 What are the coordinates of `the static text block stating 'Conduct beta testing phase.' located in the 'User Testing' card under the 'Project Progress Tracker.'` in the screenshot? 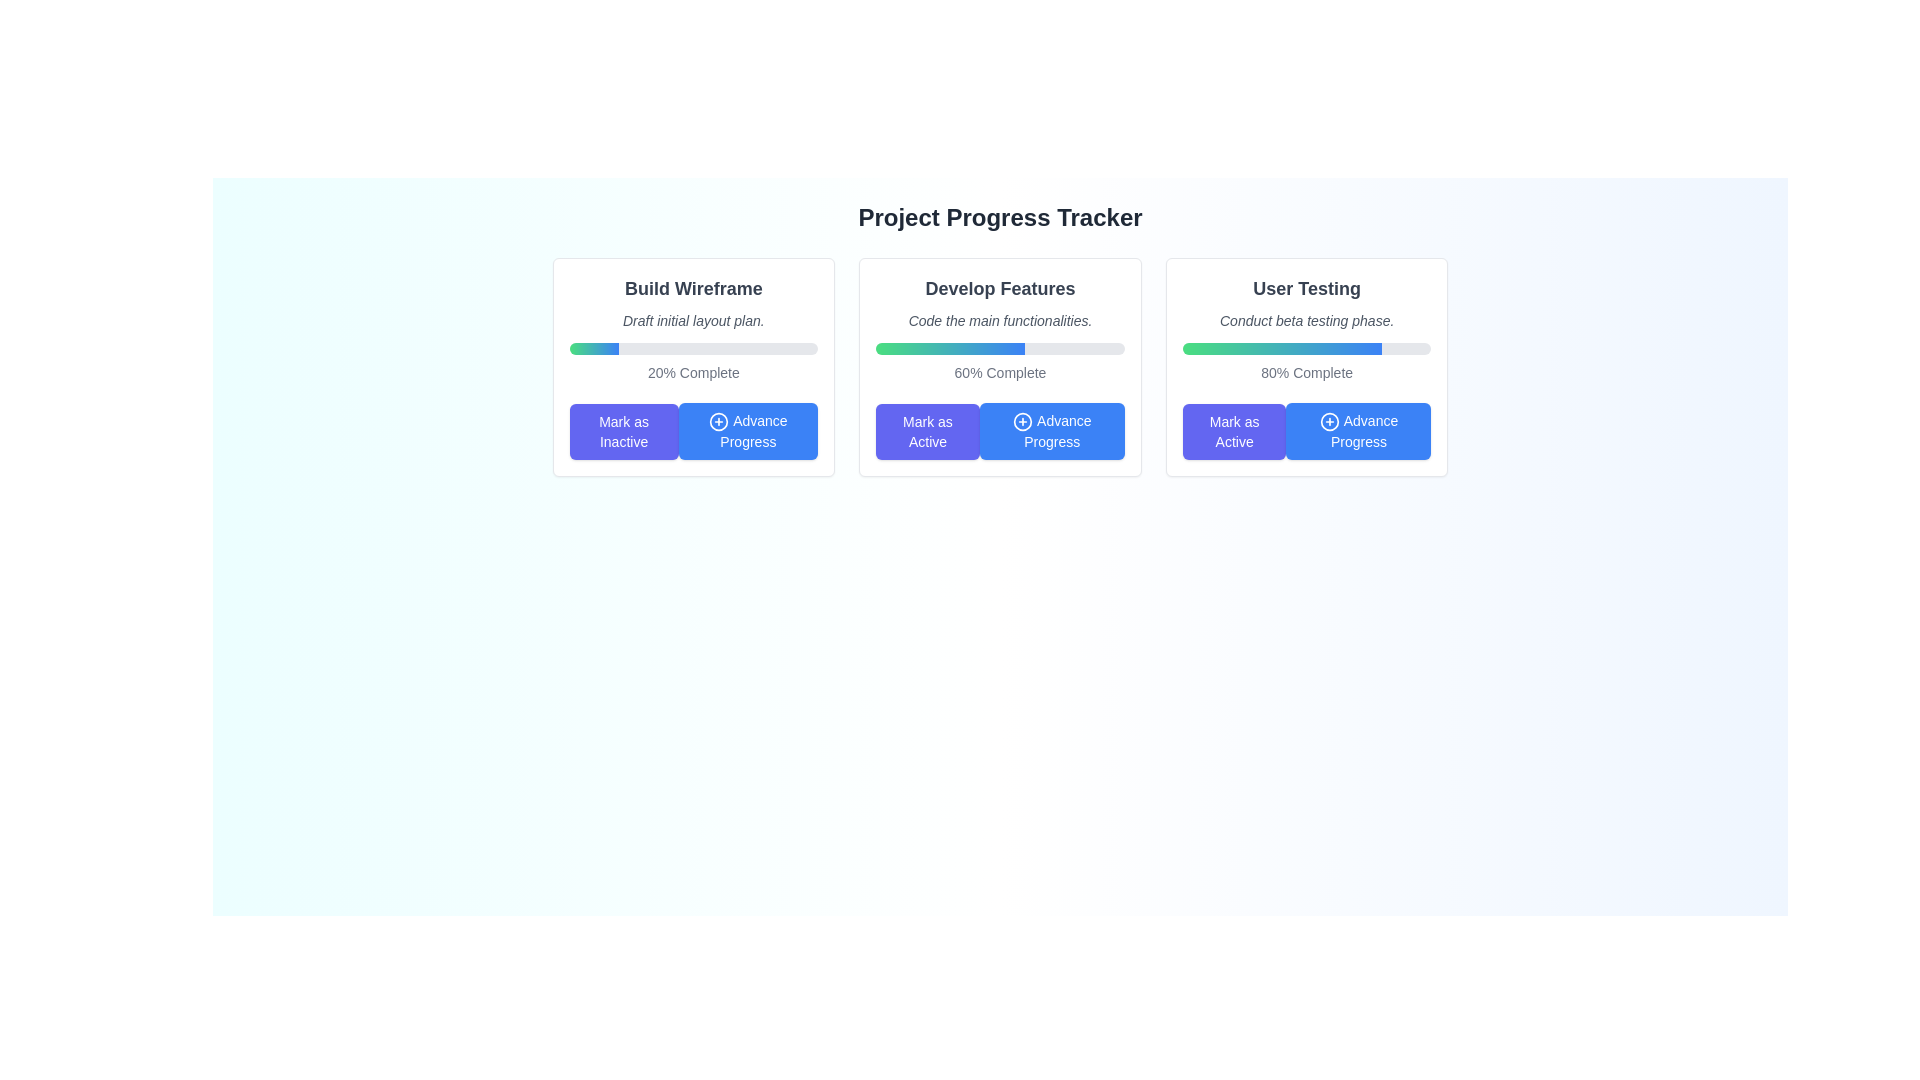 It's located at (1307, 319).